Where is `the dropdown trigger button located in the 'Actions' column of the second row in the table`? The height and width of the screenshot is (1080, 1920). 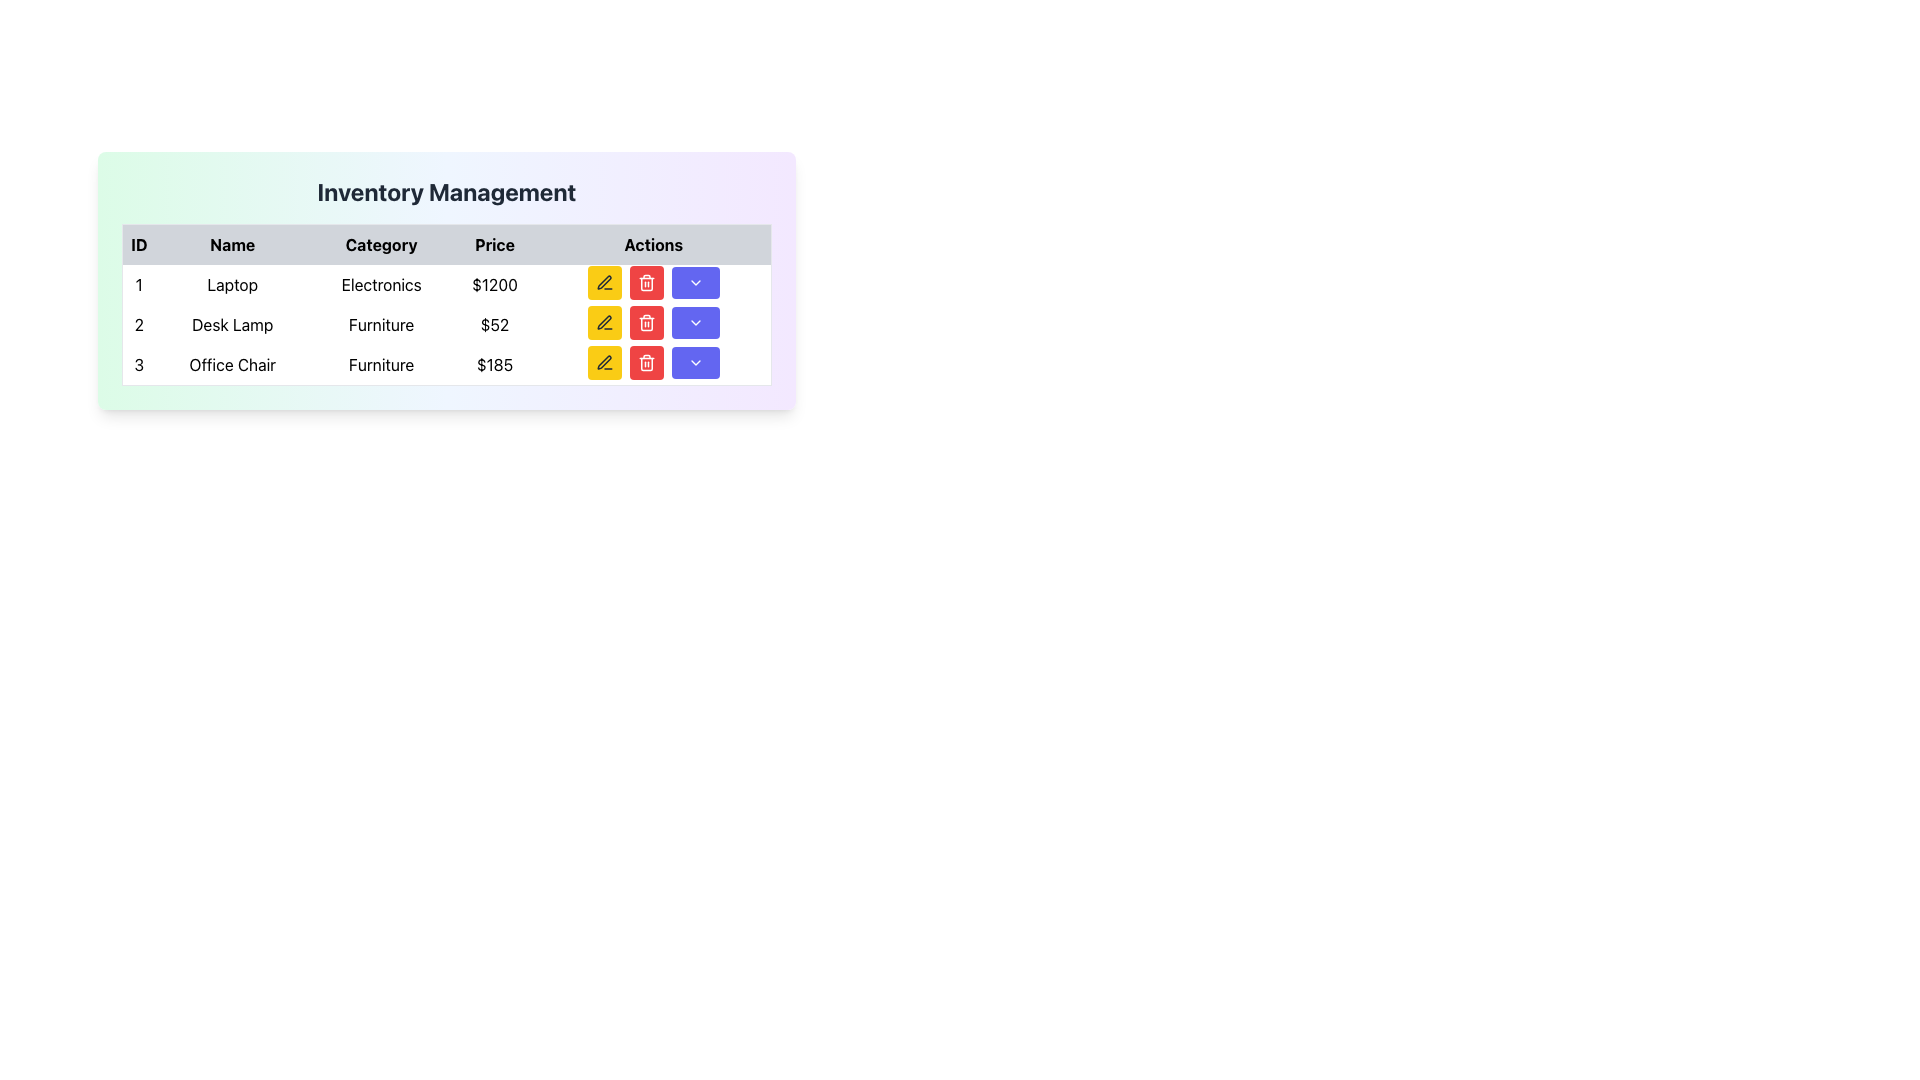
the dropdown trigger button located in the 'Actions' column of the second row in the table is located at coordinates (695, 282).